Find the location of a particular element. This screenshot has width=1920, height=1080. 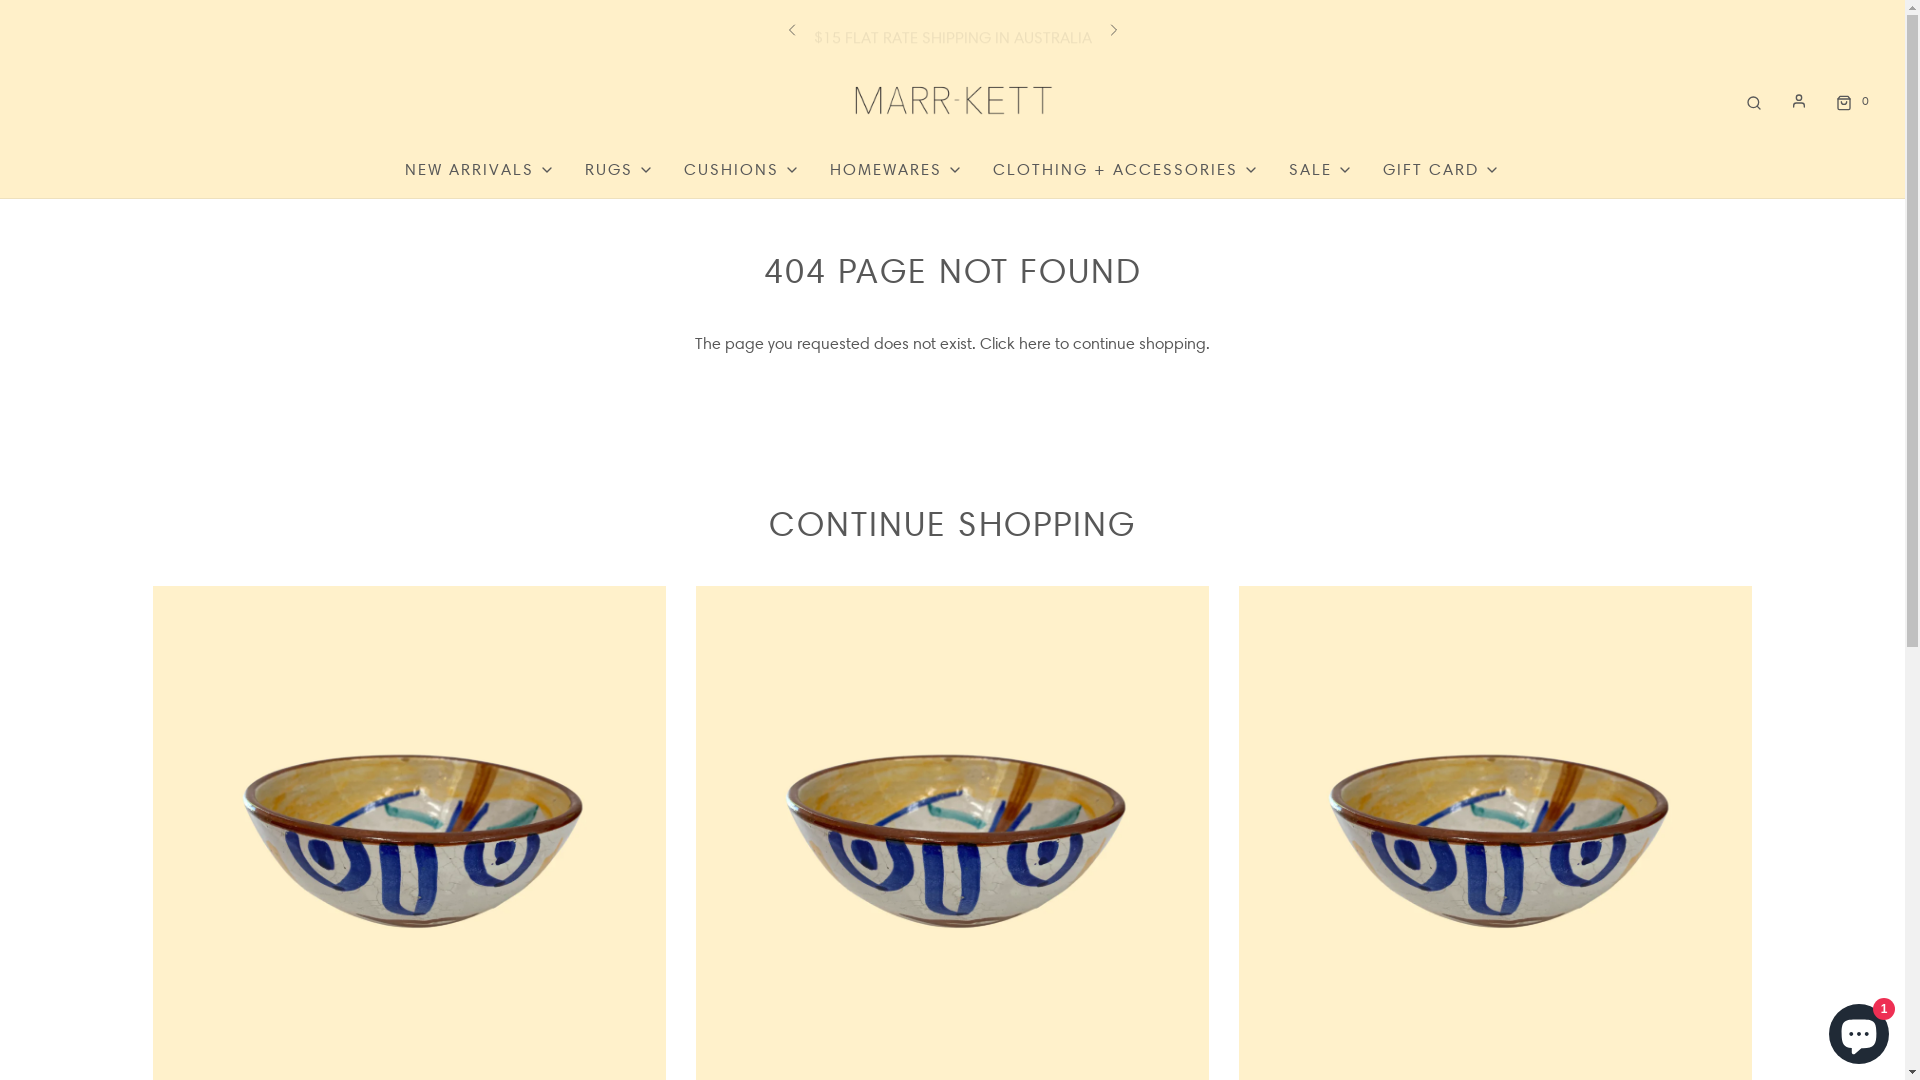

'HOMEWARES' is located at coordinates (895, 168).